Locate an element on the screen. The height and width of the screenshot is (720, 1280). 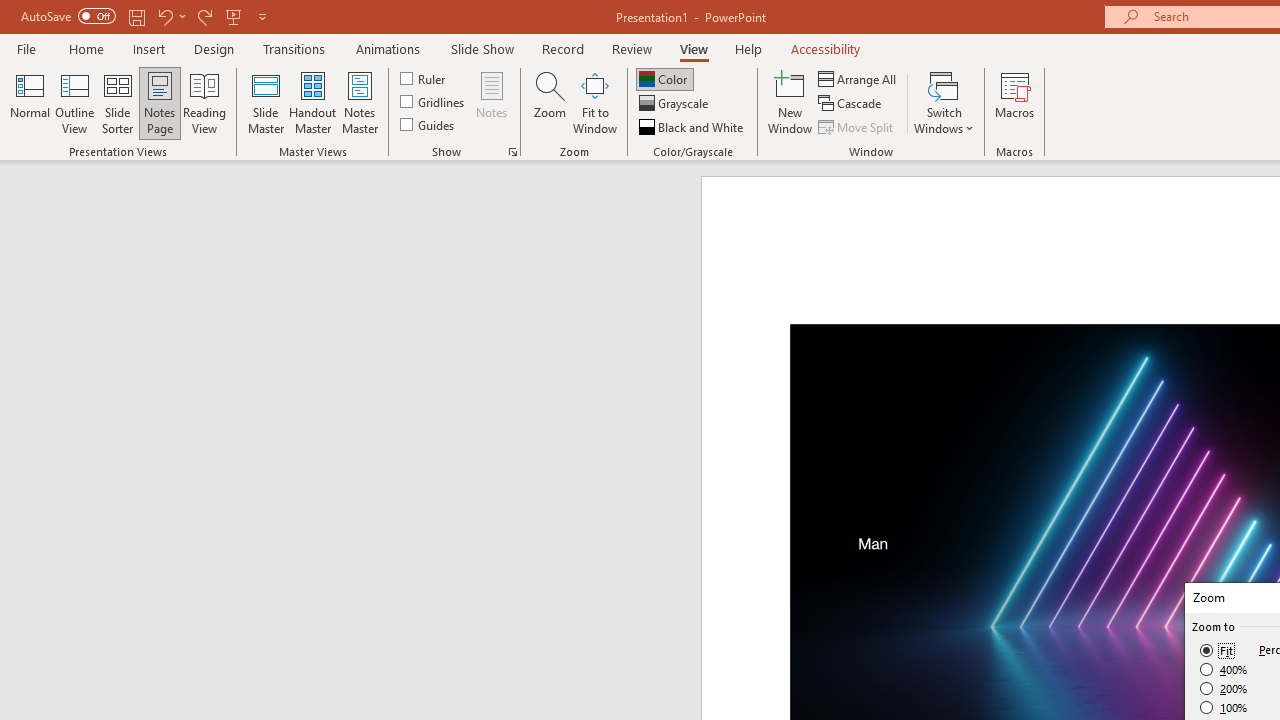
'200%' is located at coordinates (1223, 688).